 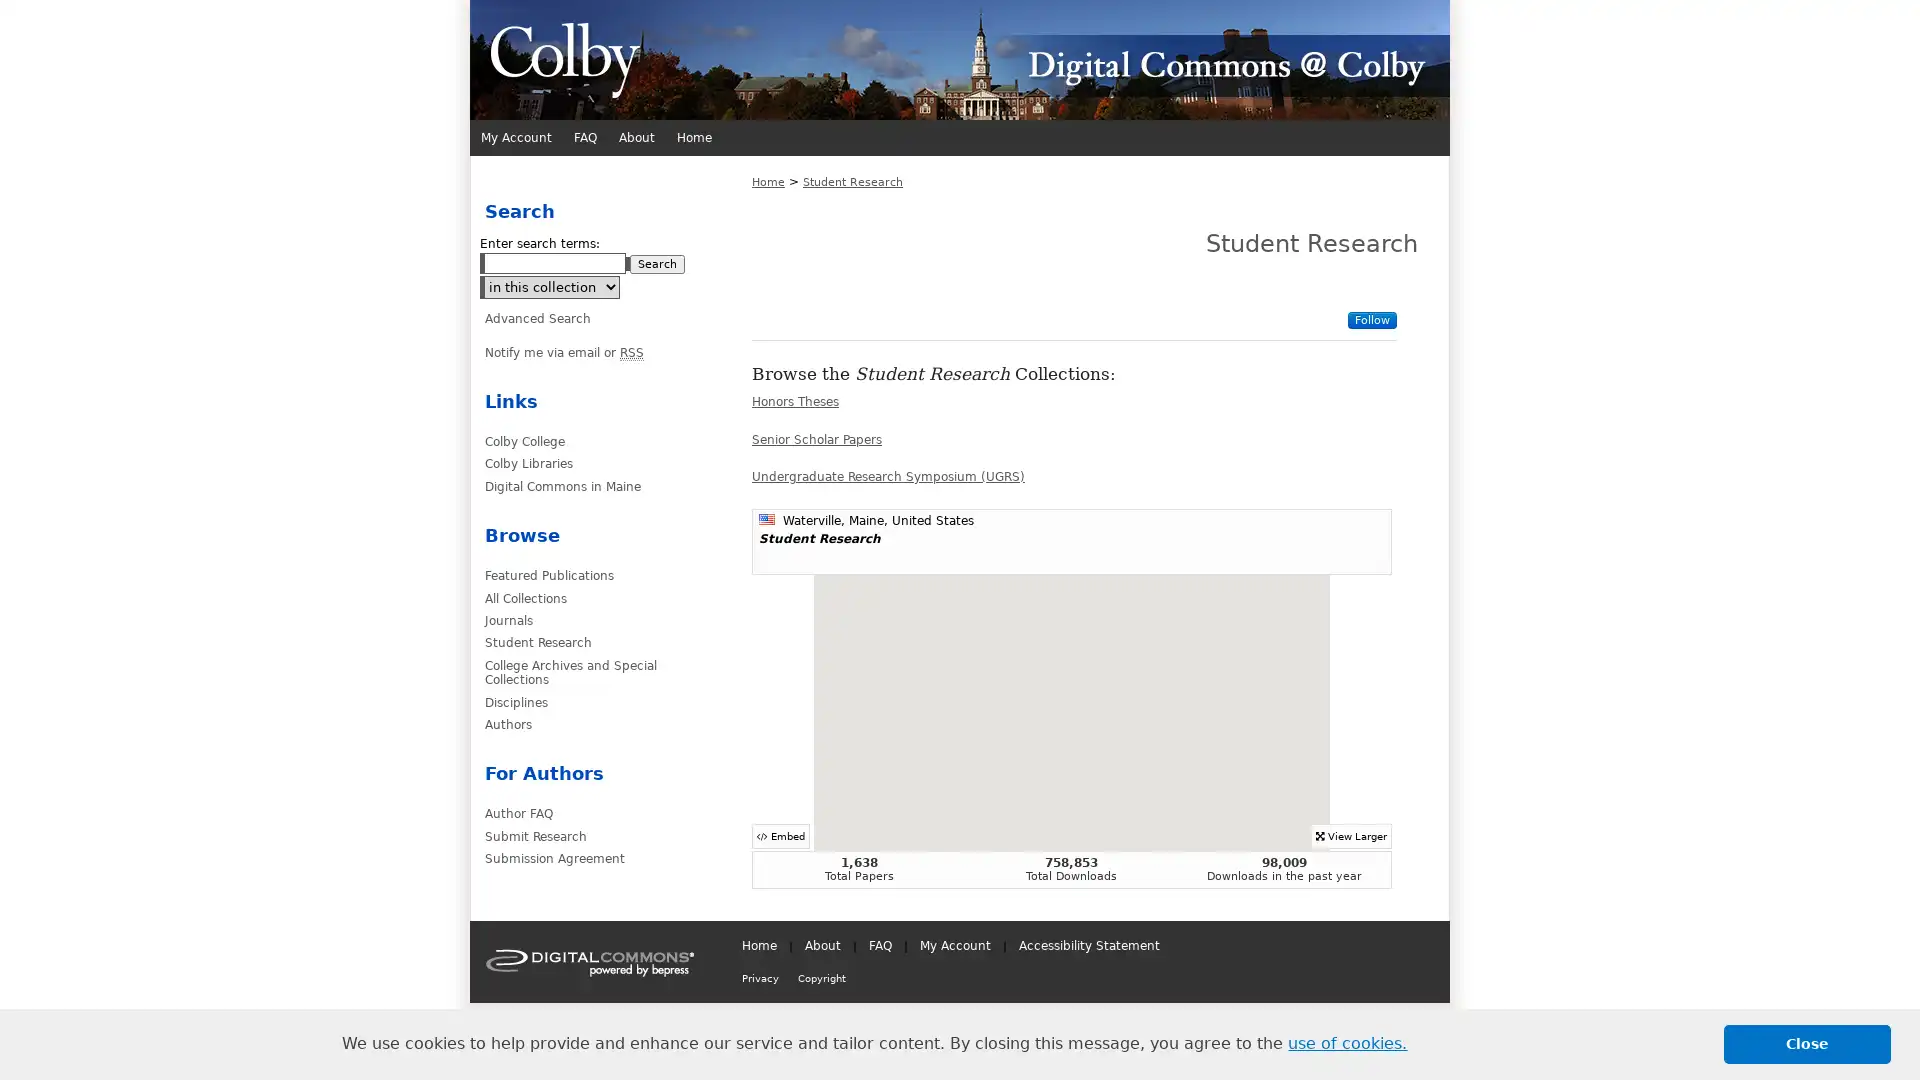 I want to click on learn more about cookies, so click(x=1347, y=1043).